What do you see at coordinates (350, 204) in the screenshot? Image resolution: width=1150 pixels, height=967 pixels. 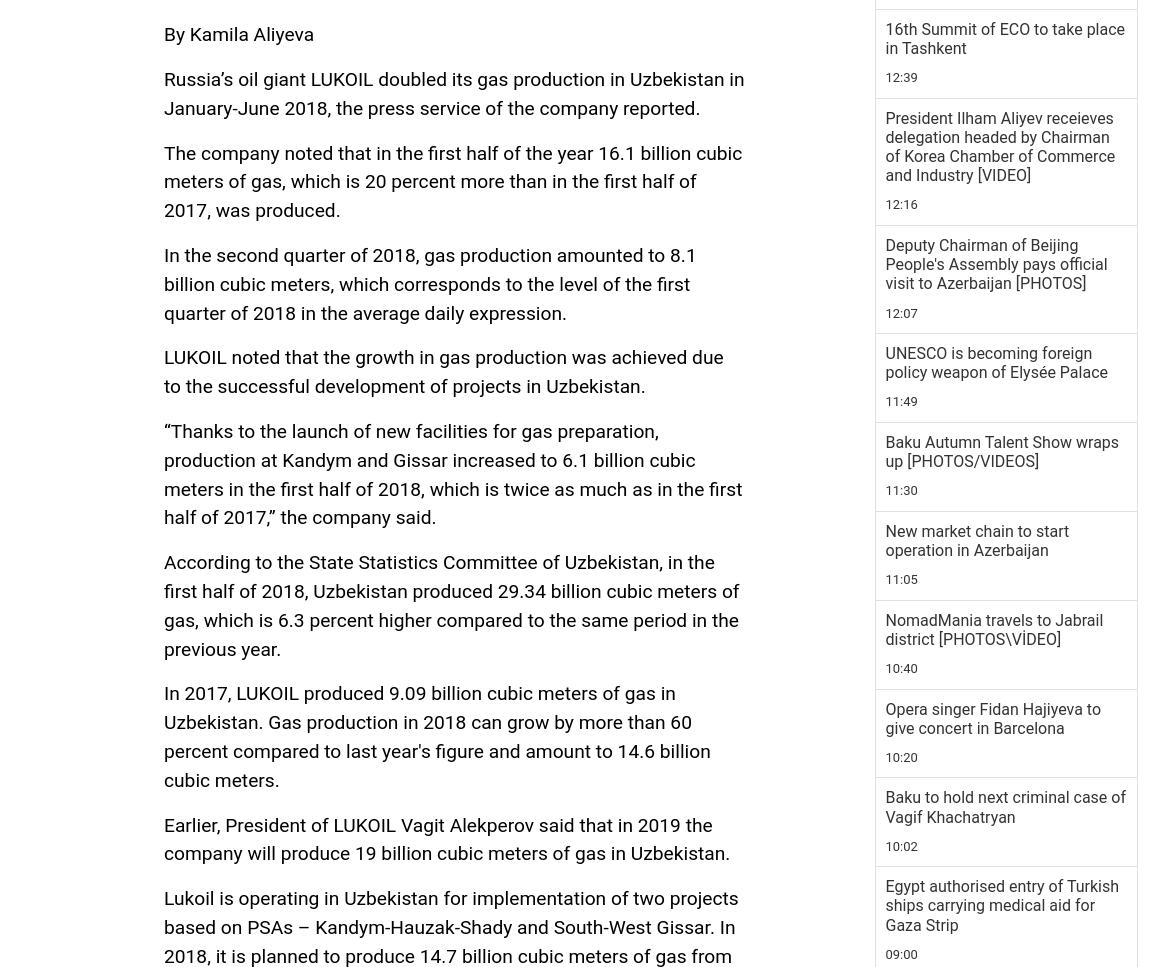 I see `'Azernews'` at bounding box center [350, 204].